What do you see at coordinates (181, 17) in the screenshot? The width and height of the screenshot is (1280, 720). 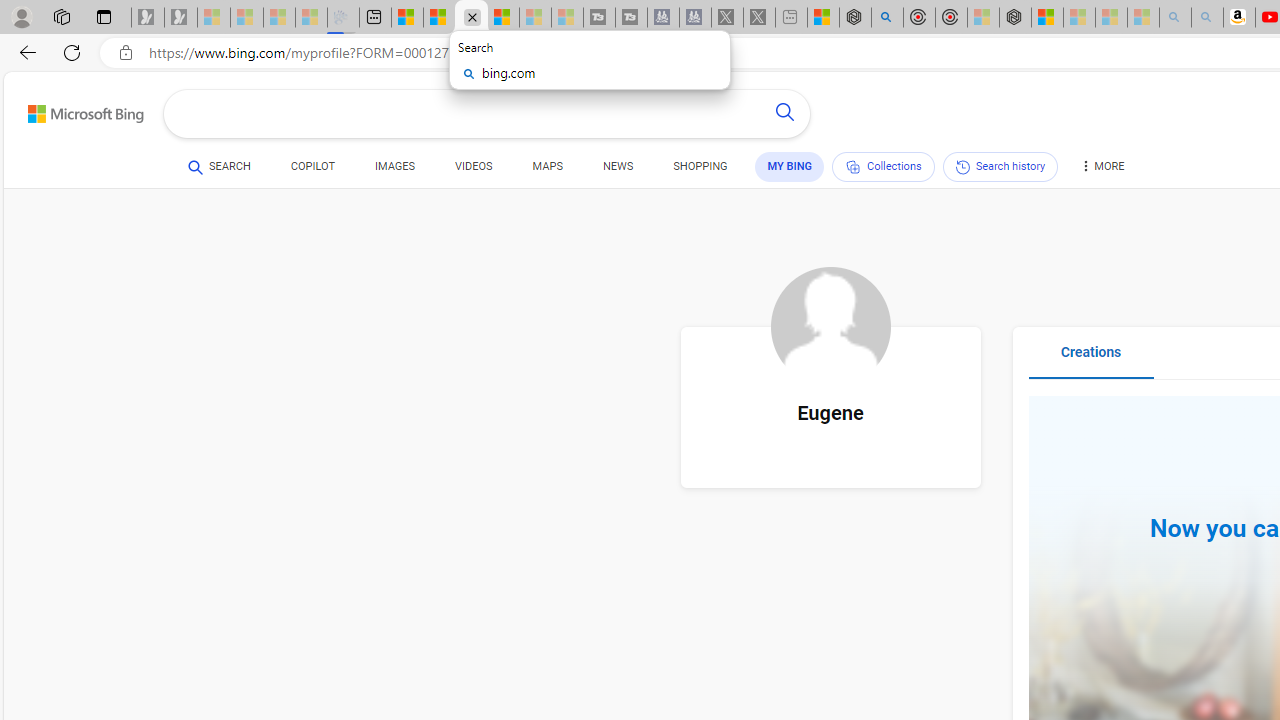 I see `'Newsletter Sign Up - Sleeping'` at bounding box center [181, 17].